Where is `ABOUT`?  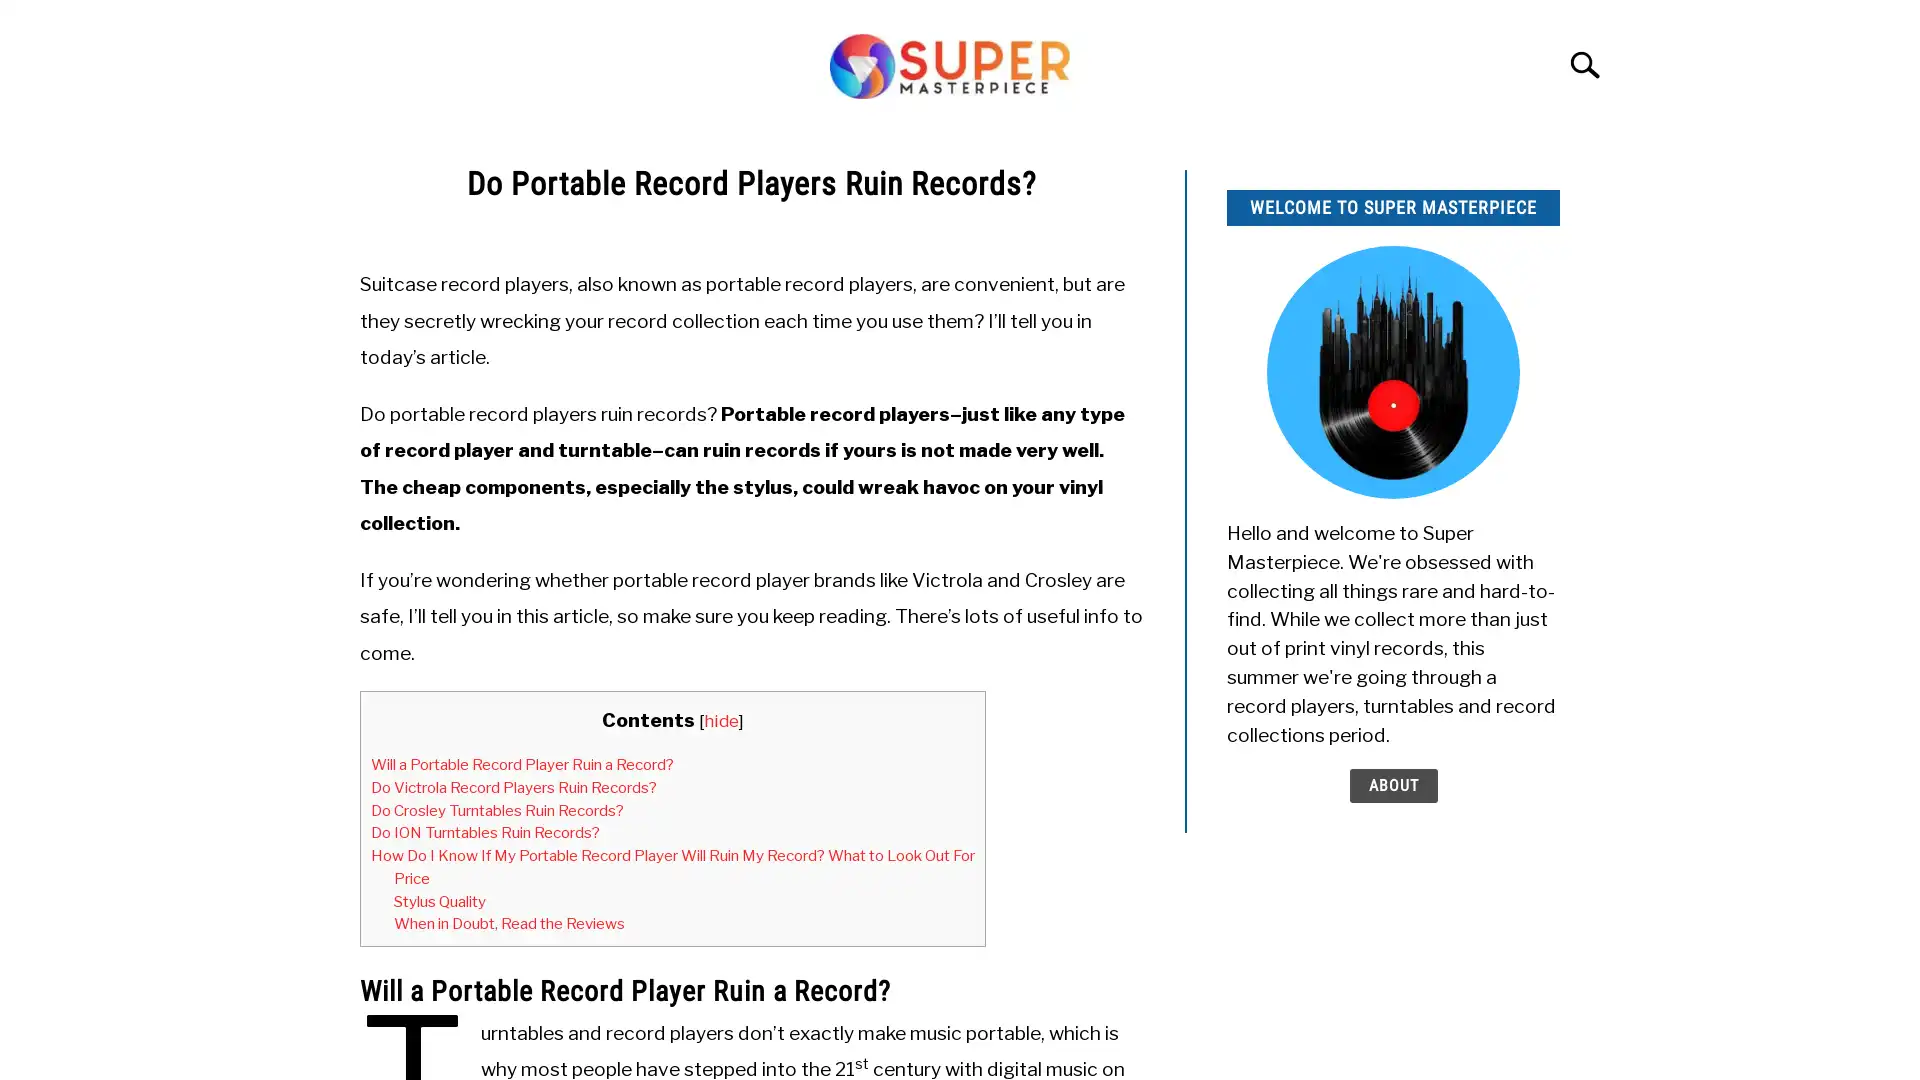 ABOUT is located at coordinates (1391, 785).